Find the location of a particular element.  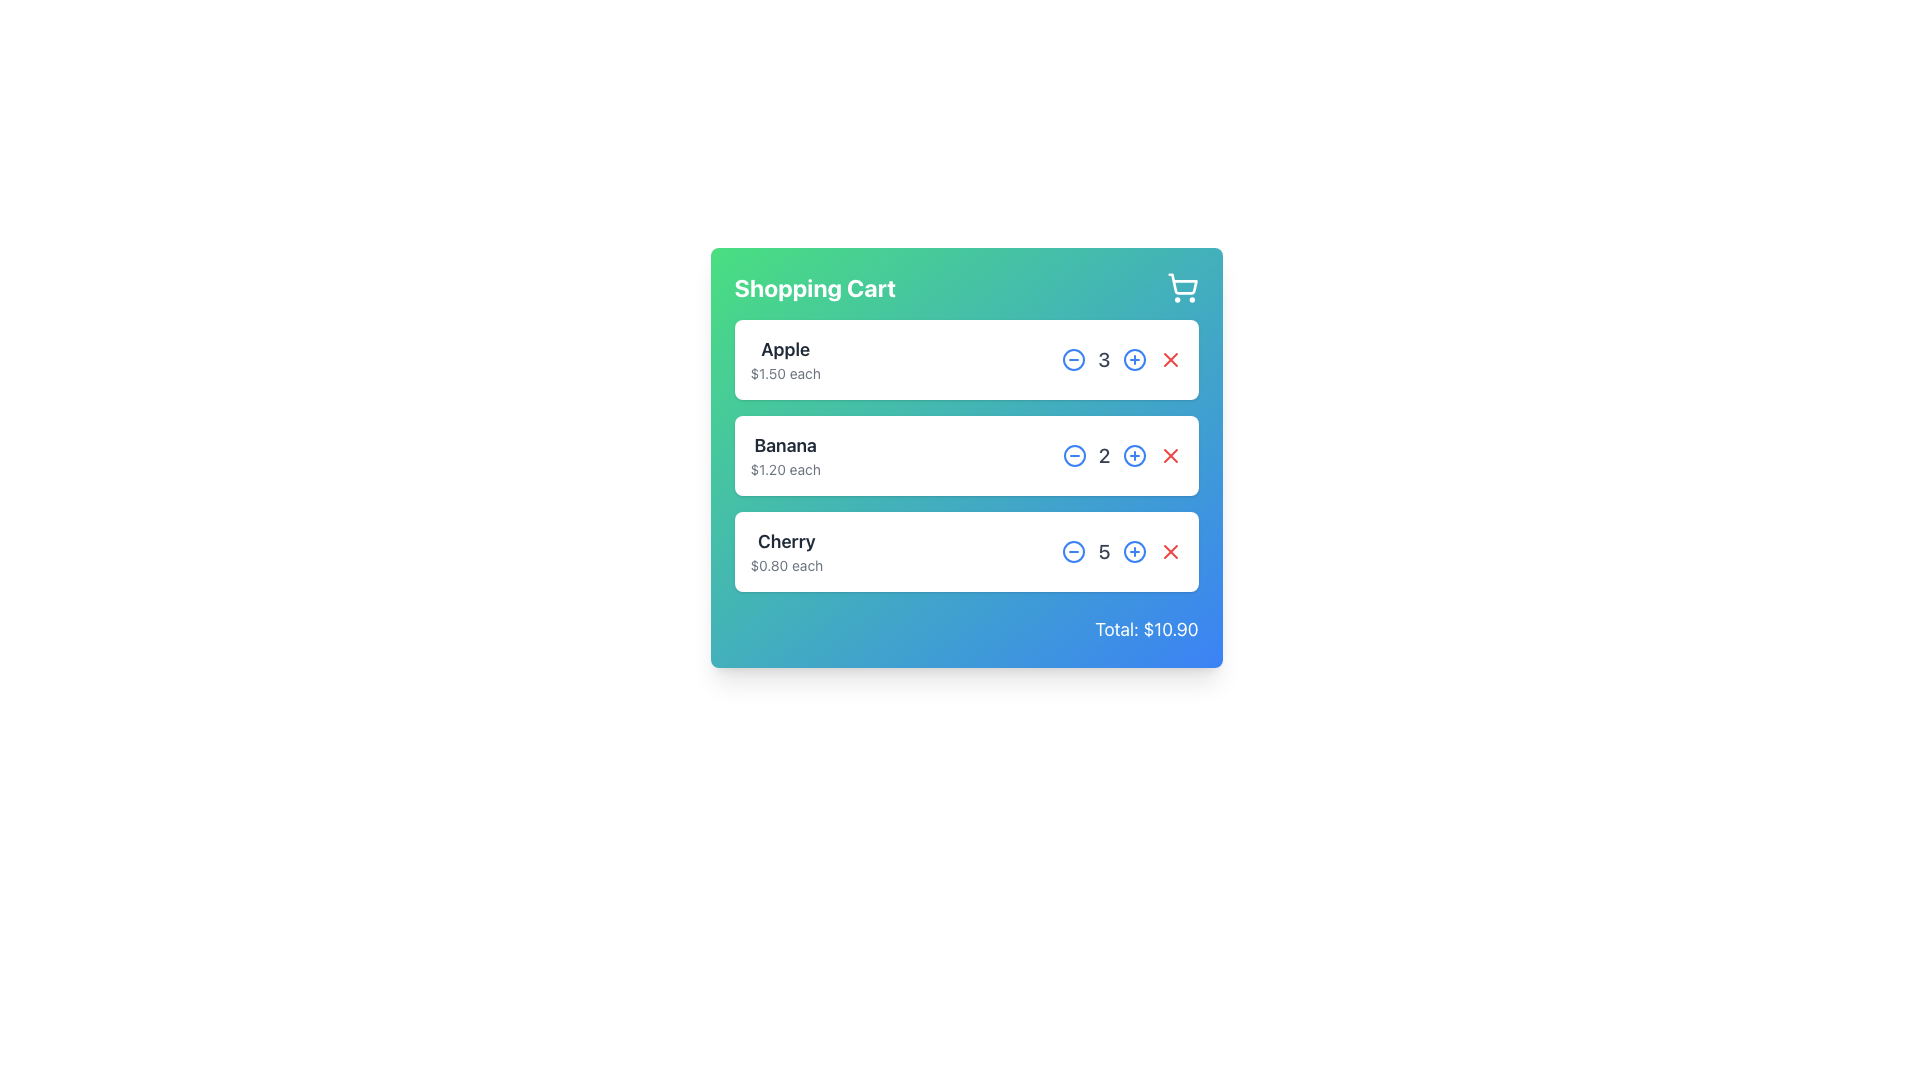

the circular outline icon in the second row of the shopping cart list, which is positioned to the left of the 'X' icon and right of the quantity adjusters is located at coordinates (1134, 455).